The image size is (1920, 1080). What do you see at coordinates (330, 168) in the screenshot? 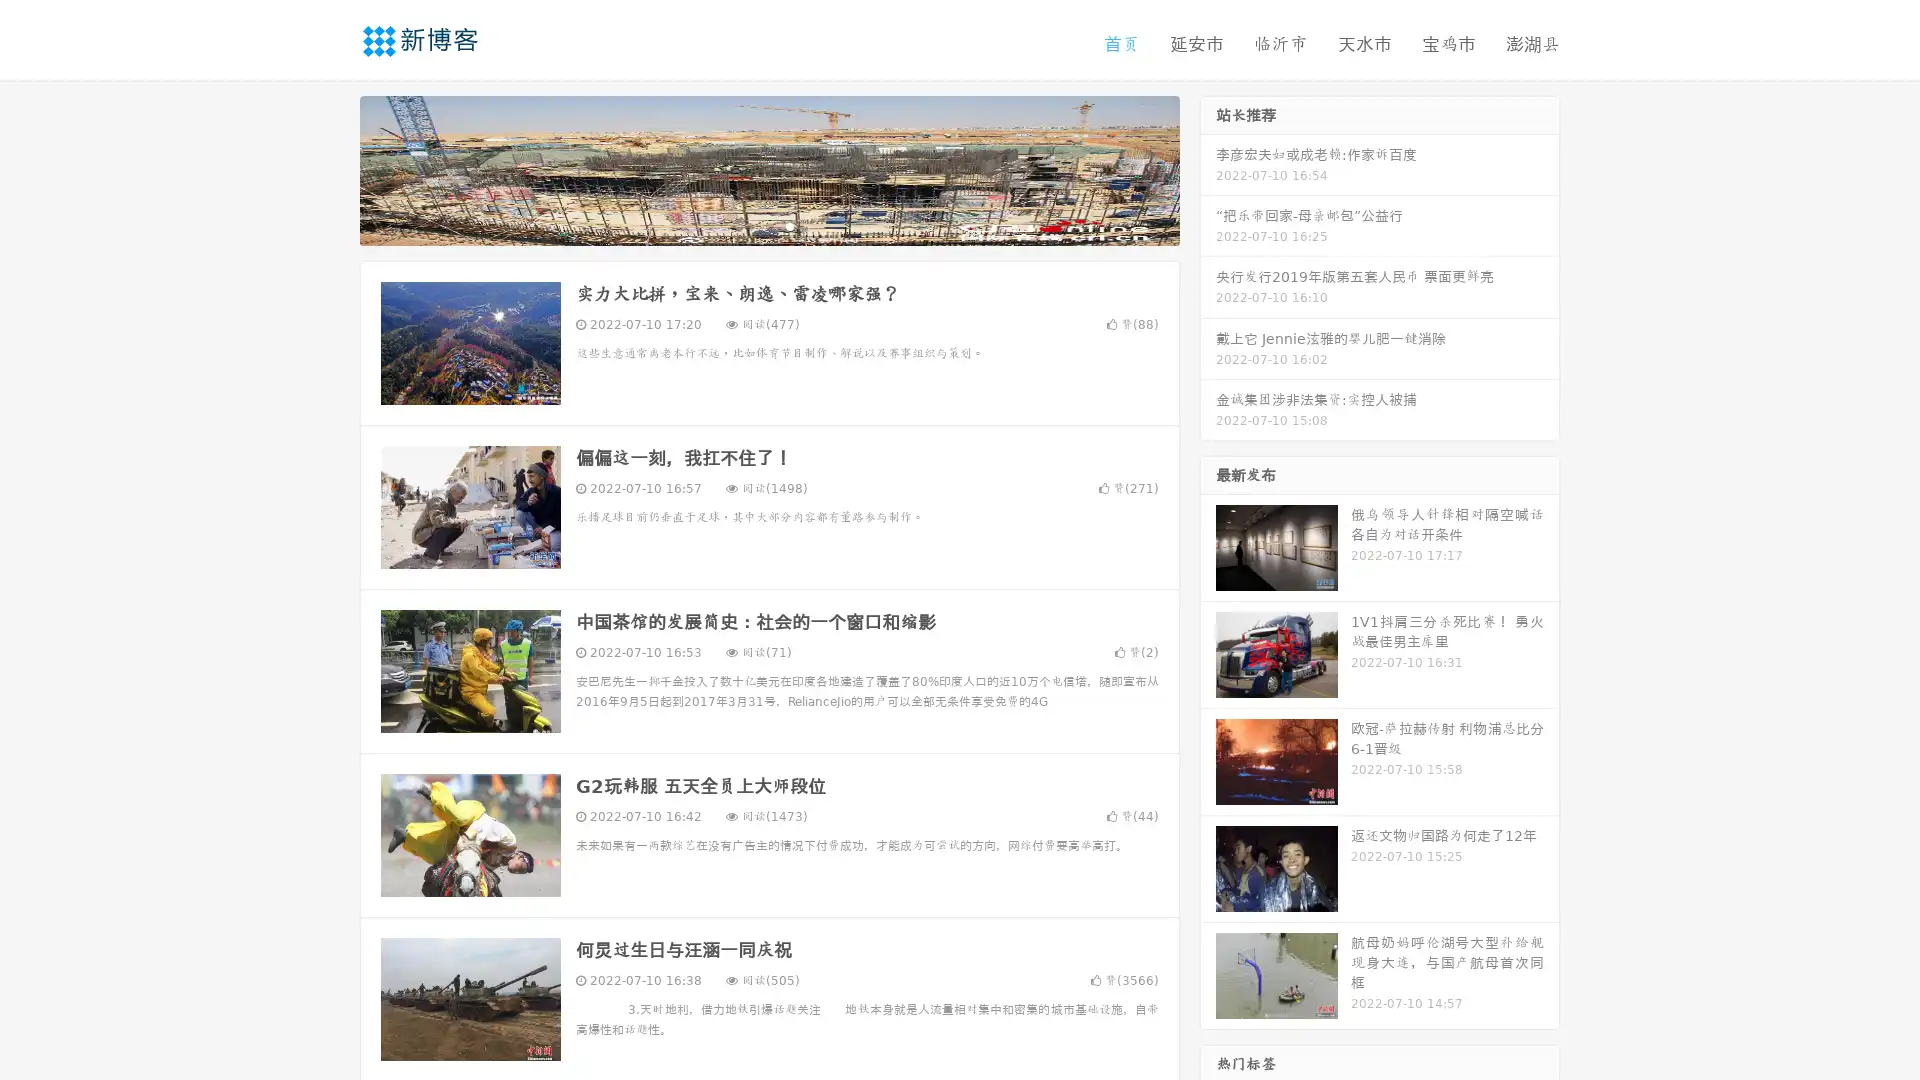
I see `Previous slide` at bounding box center [330, 168].